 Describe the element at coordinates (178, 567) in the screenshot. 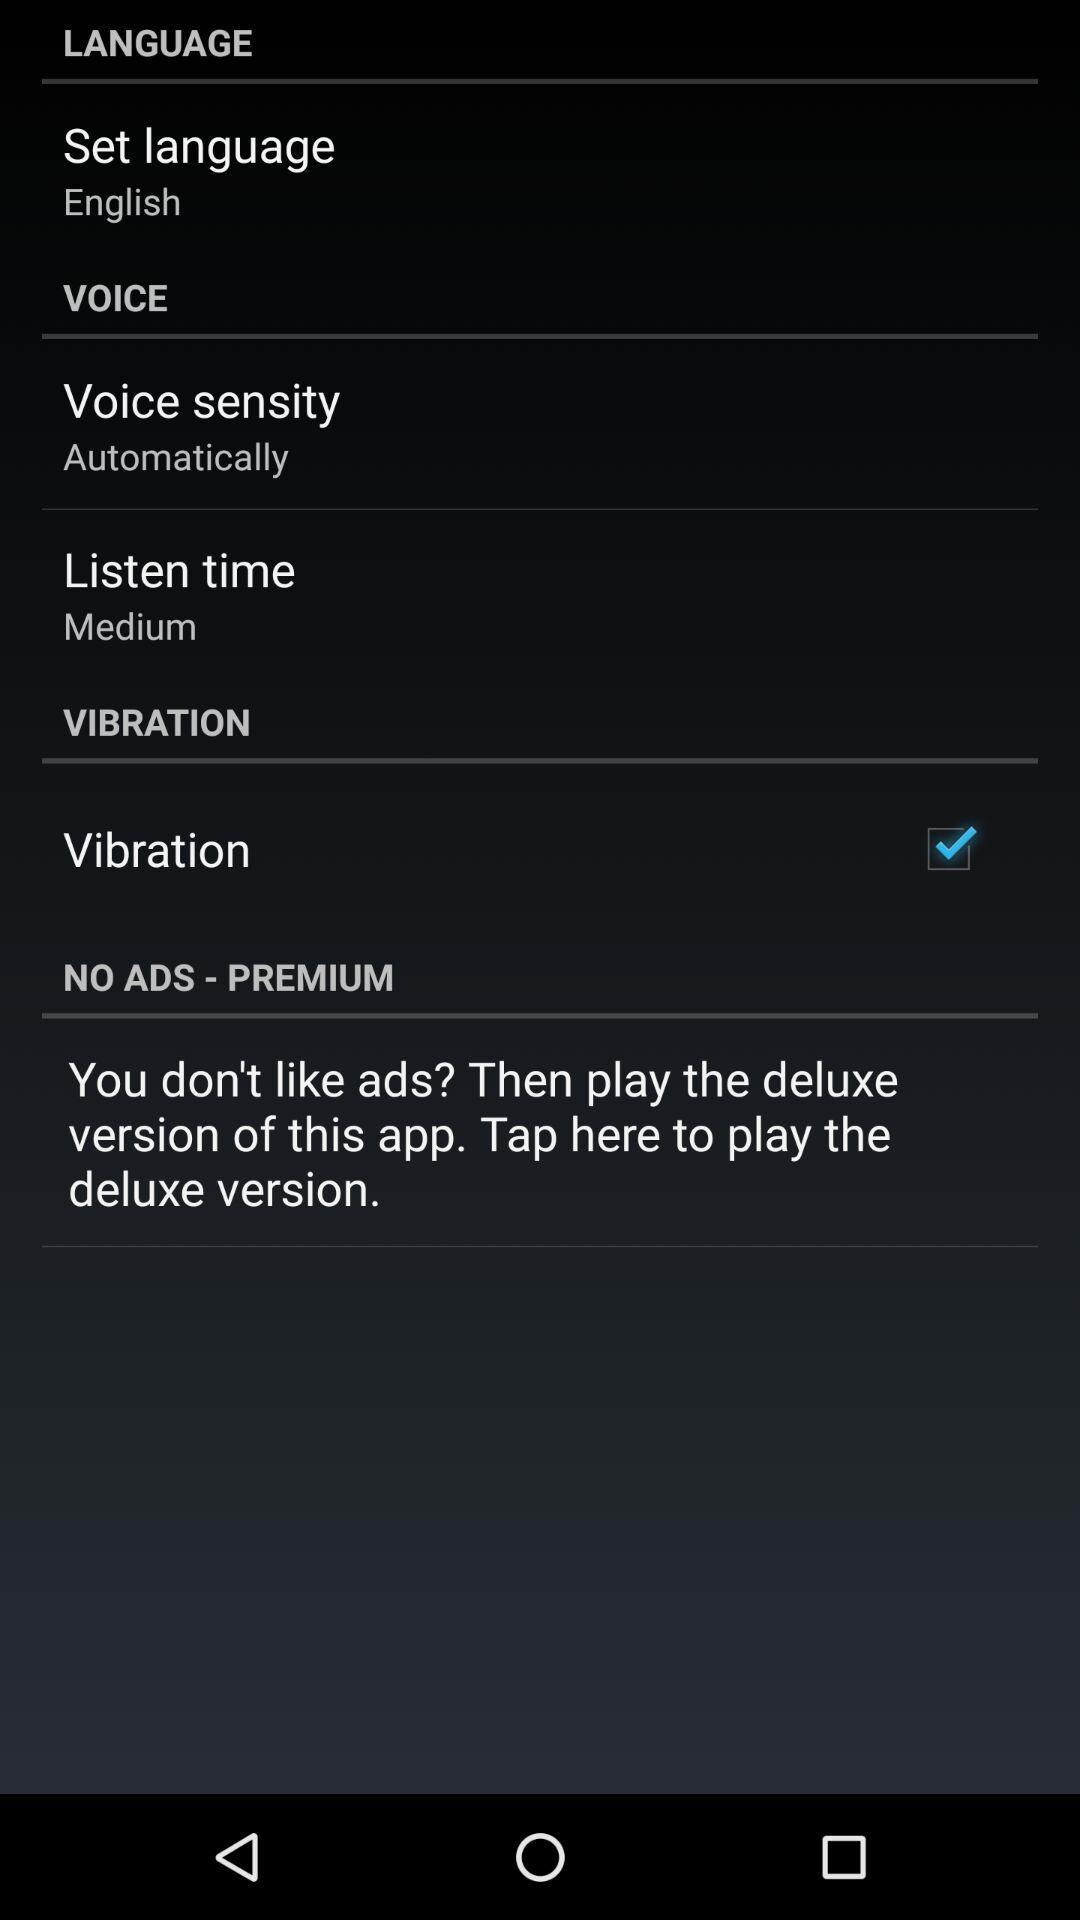

I see `icon above medium icon` at that location.